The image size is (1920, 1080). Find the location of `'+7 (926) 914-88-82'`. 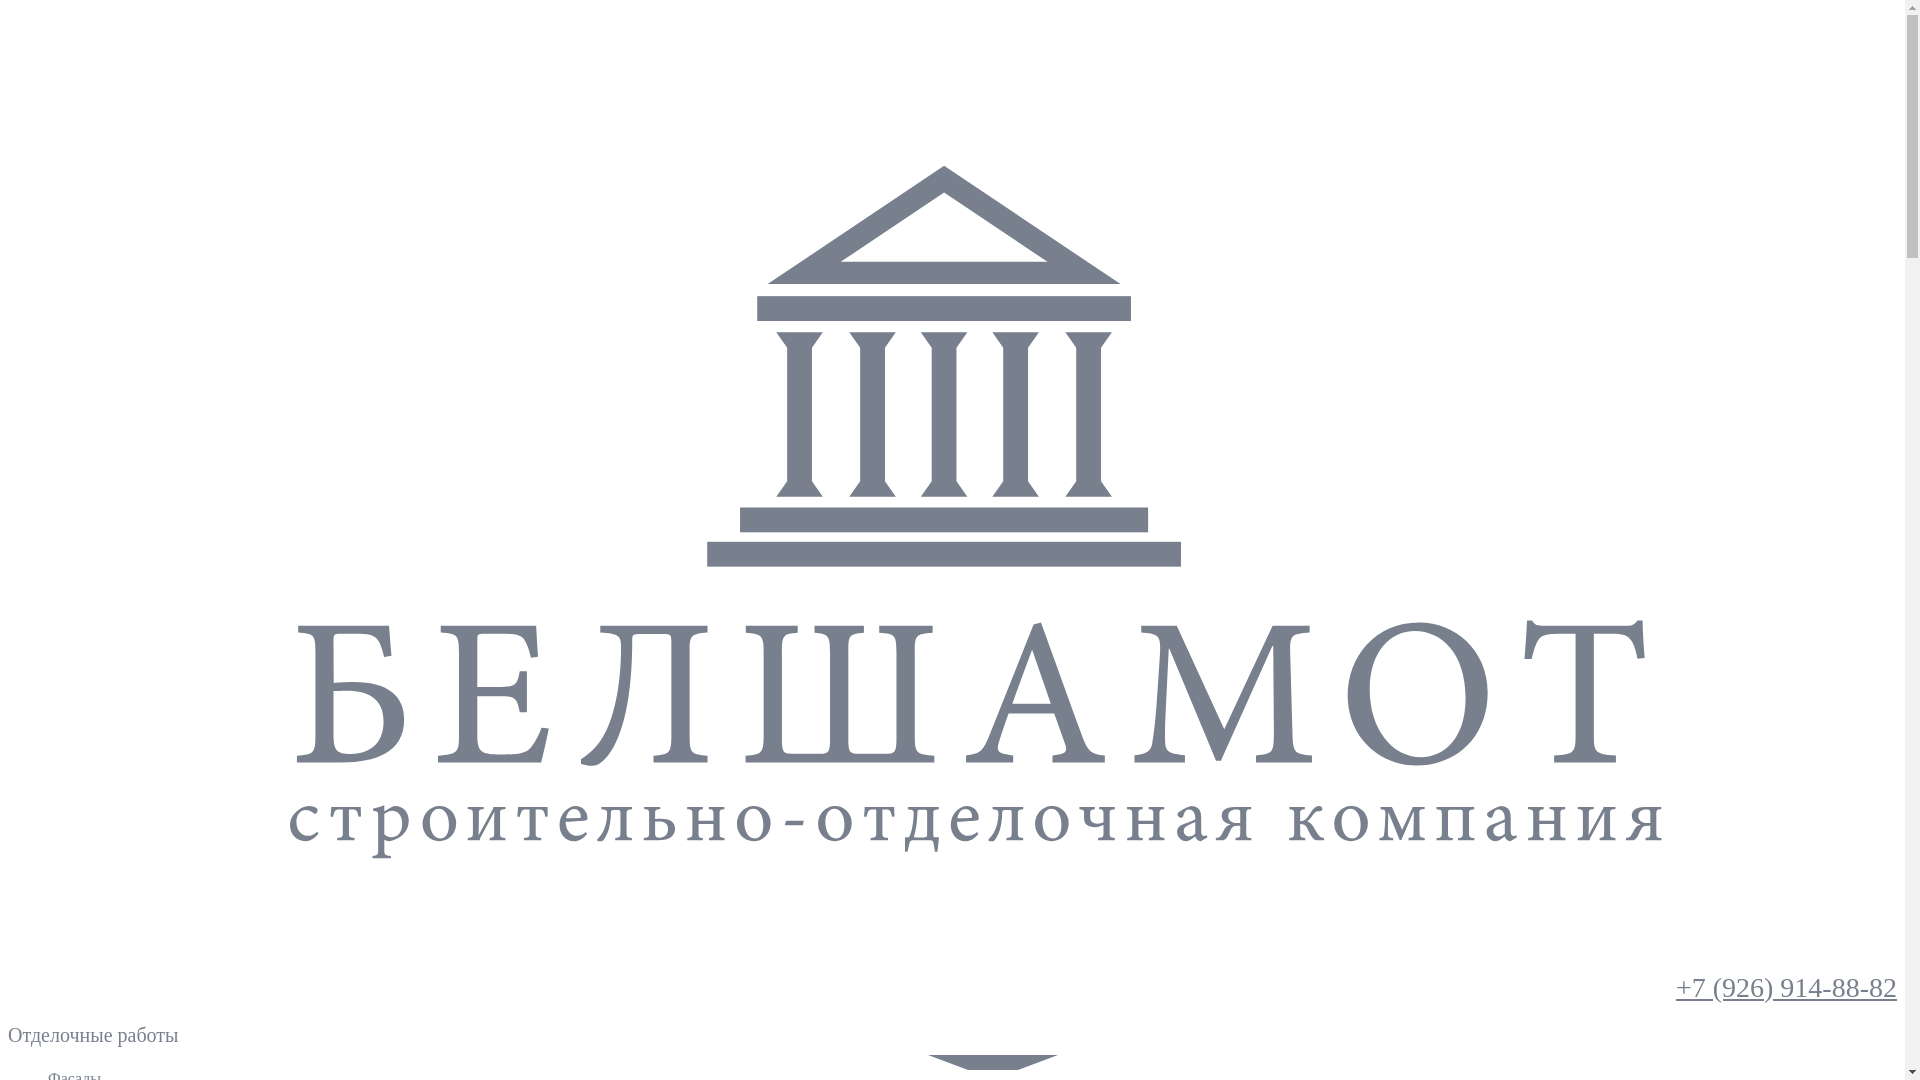

'+7 (926) 914-88-82' is located at coordinates (1786, 986).